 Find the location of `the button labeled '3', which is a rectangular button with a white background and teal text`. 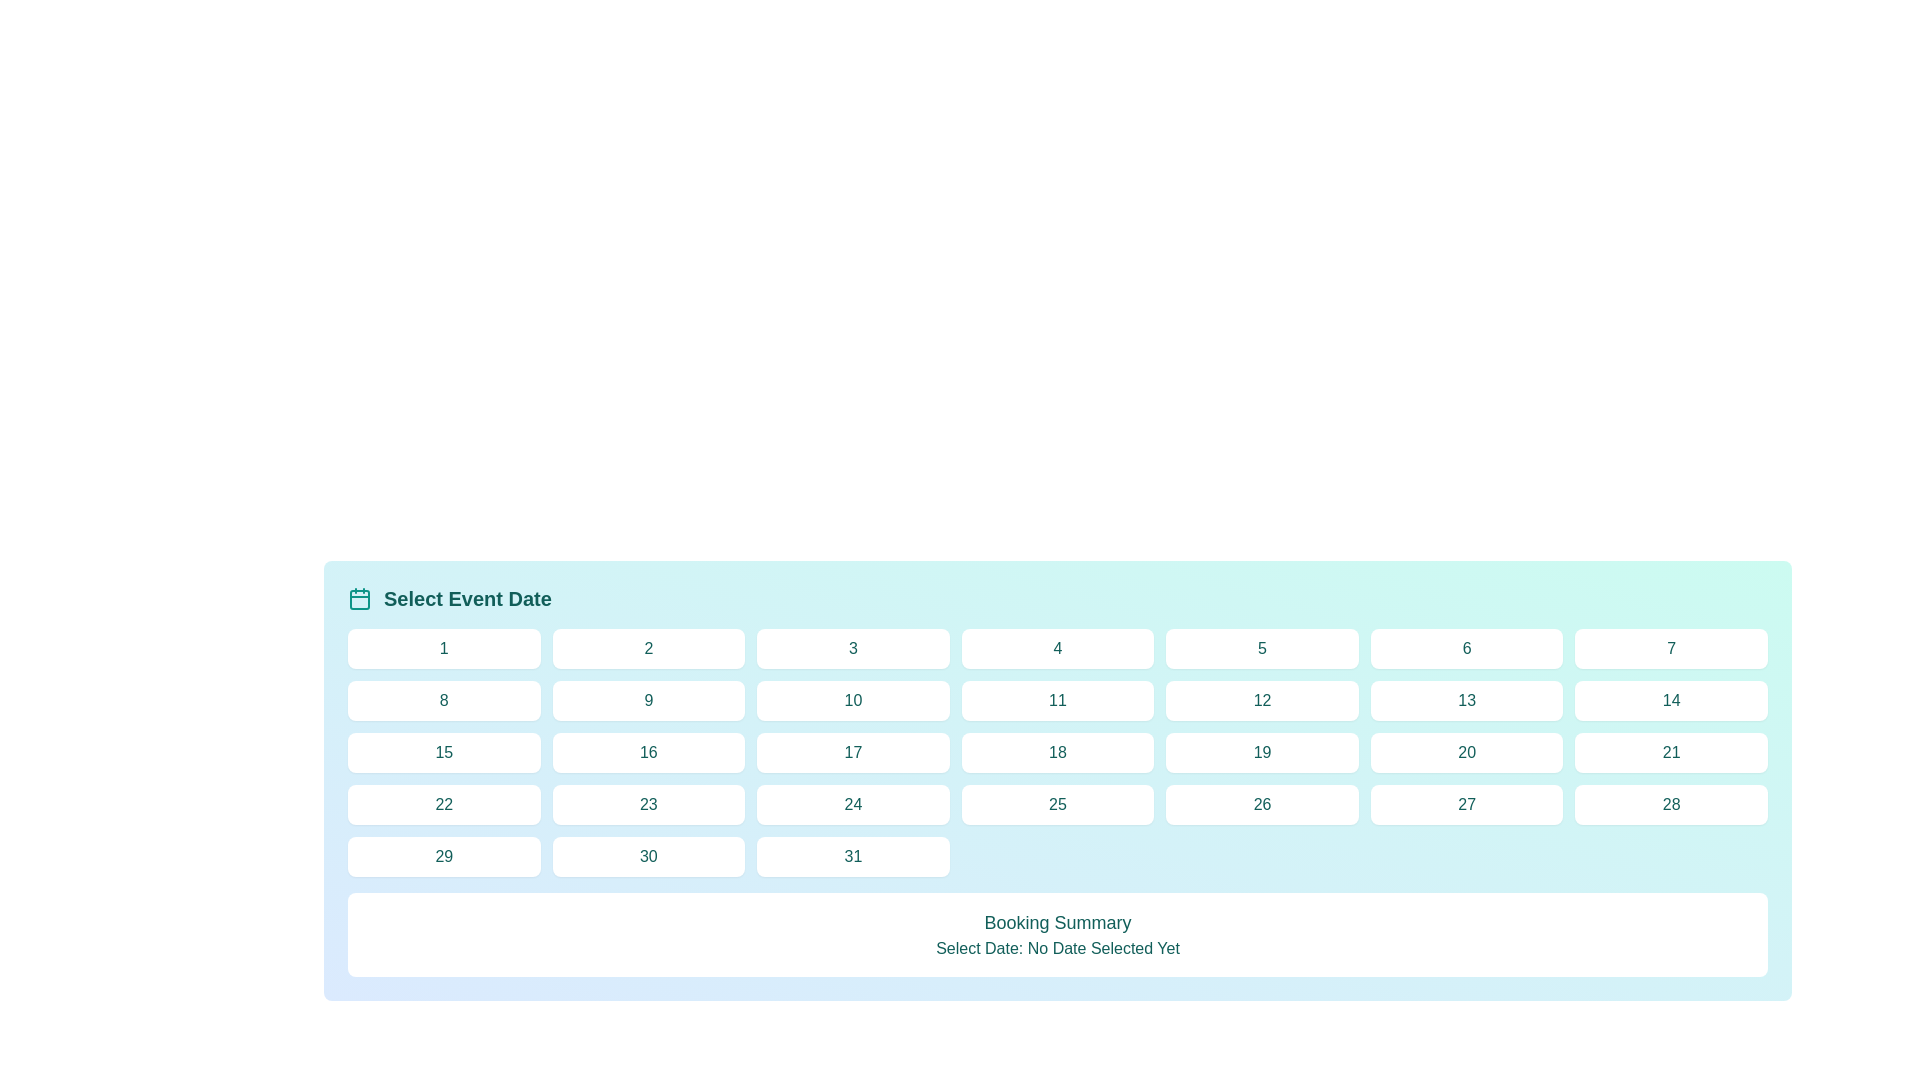

the button labeled '3', which is a rectangular button with a white background and teal text is located at coordinates (853, 648).